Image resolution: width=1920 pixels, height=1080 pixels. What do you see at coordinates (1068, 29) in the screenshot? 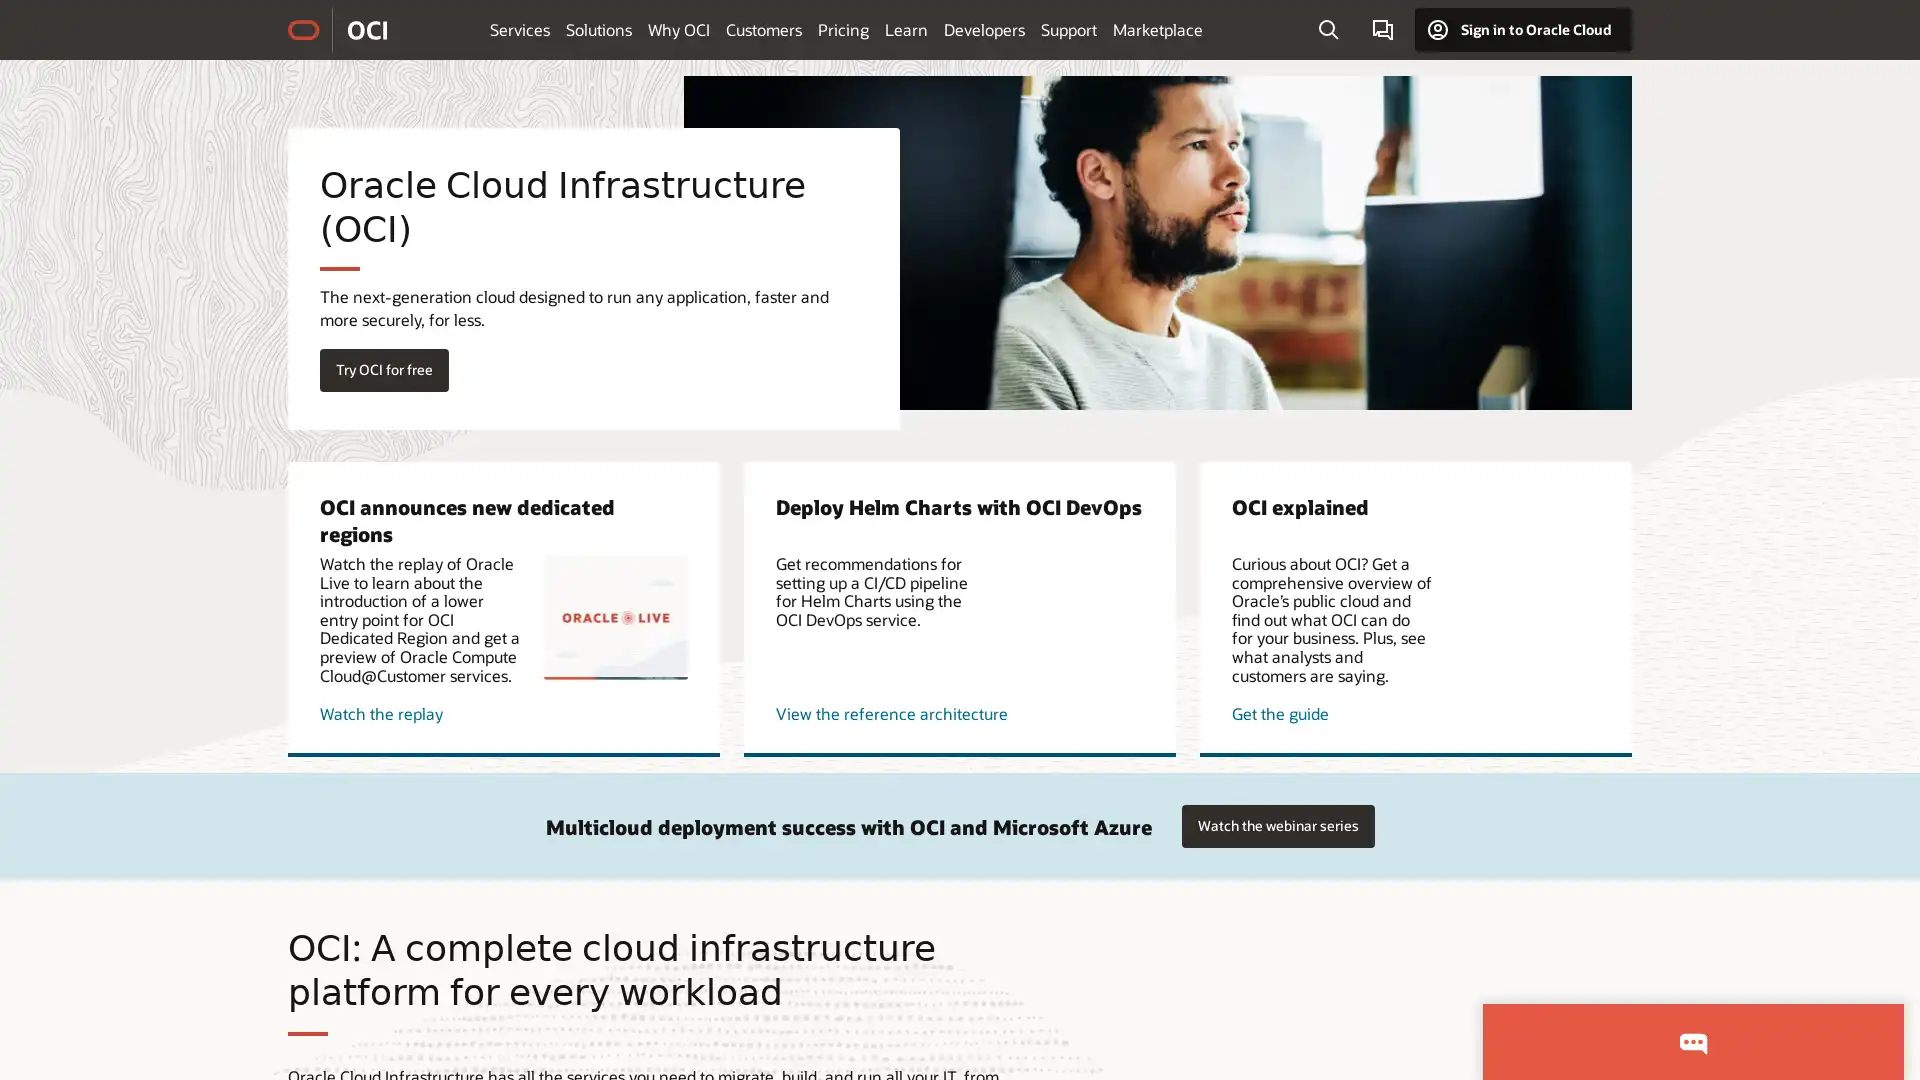
I see `Support` at bounding box center [1068, 29].